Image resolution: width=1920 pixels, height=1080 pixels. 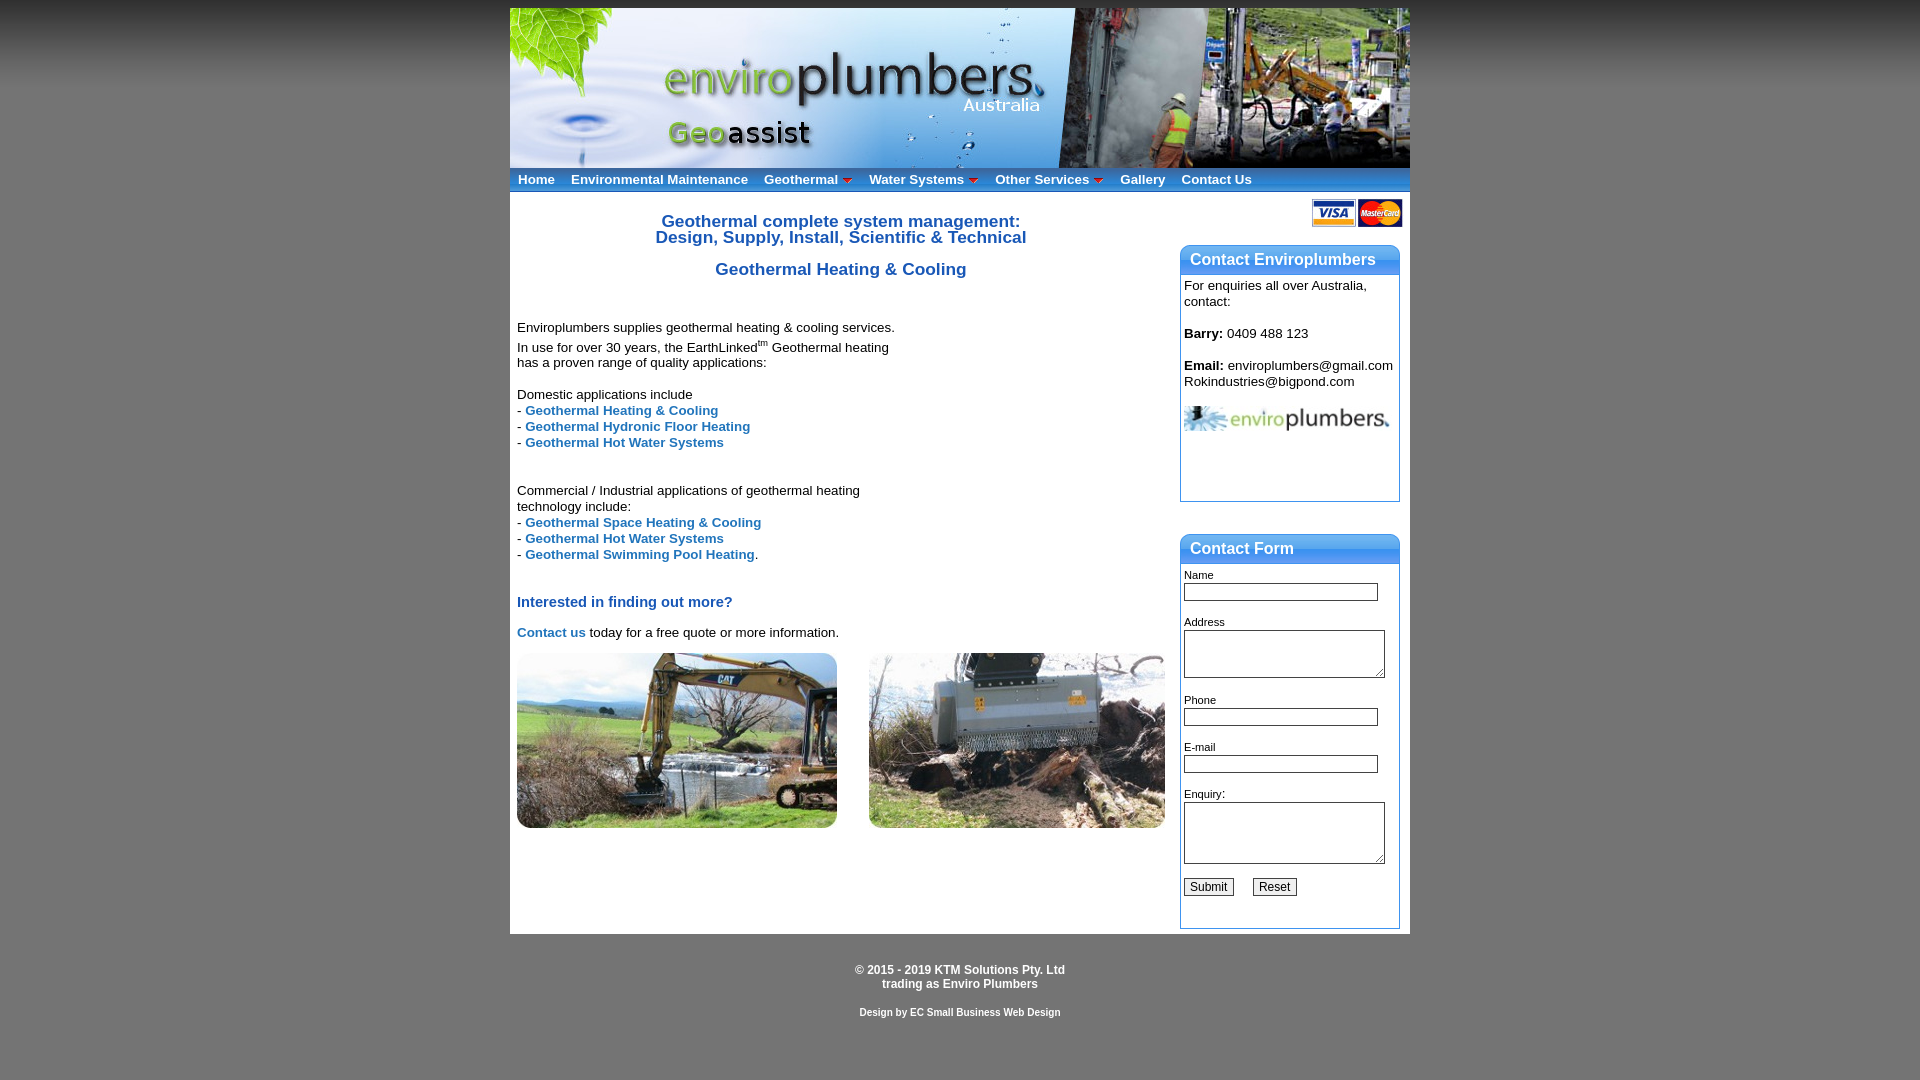 What do you see at coordinates (993, 1012) in the screenshot?
I see `'Small Business Web Design'` at bounding box center [993, 1012].